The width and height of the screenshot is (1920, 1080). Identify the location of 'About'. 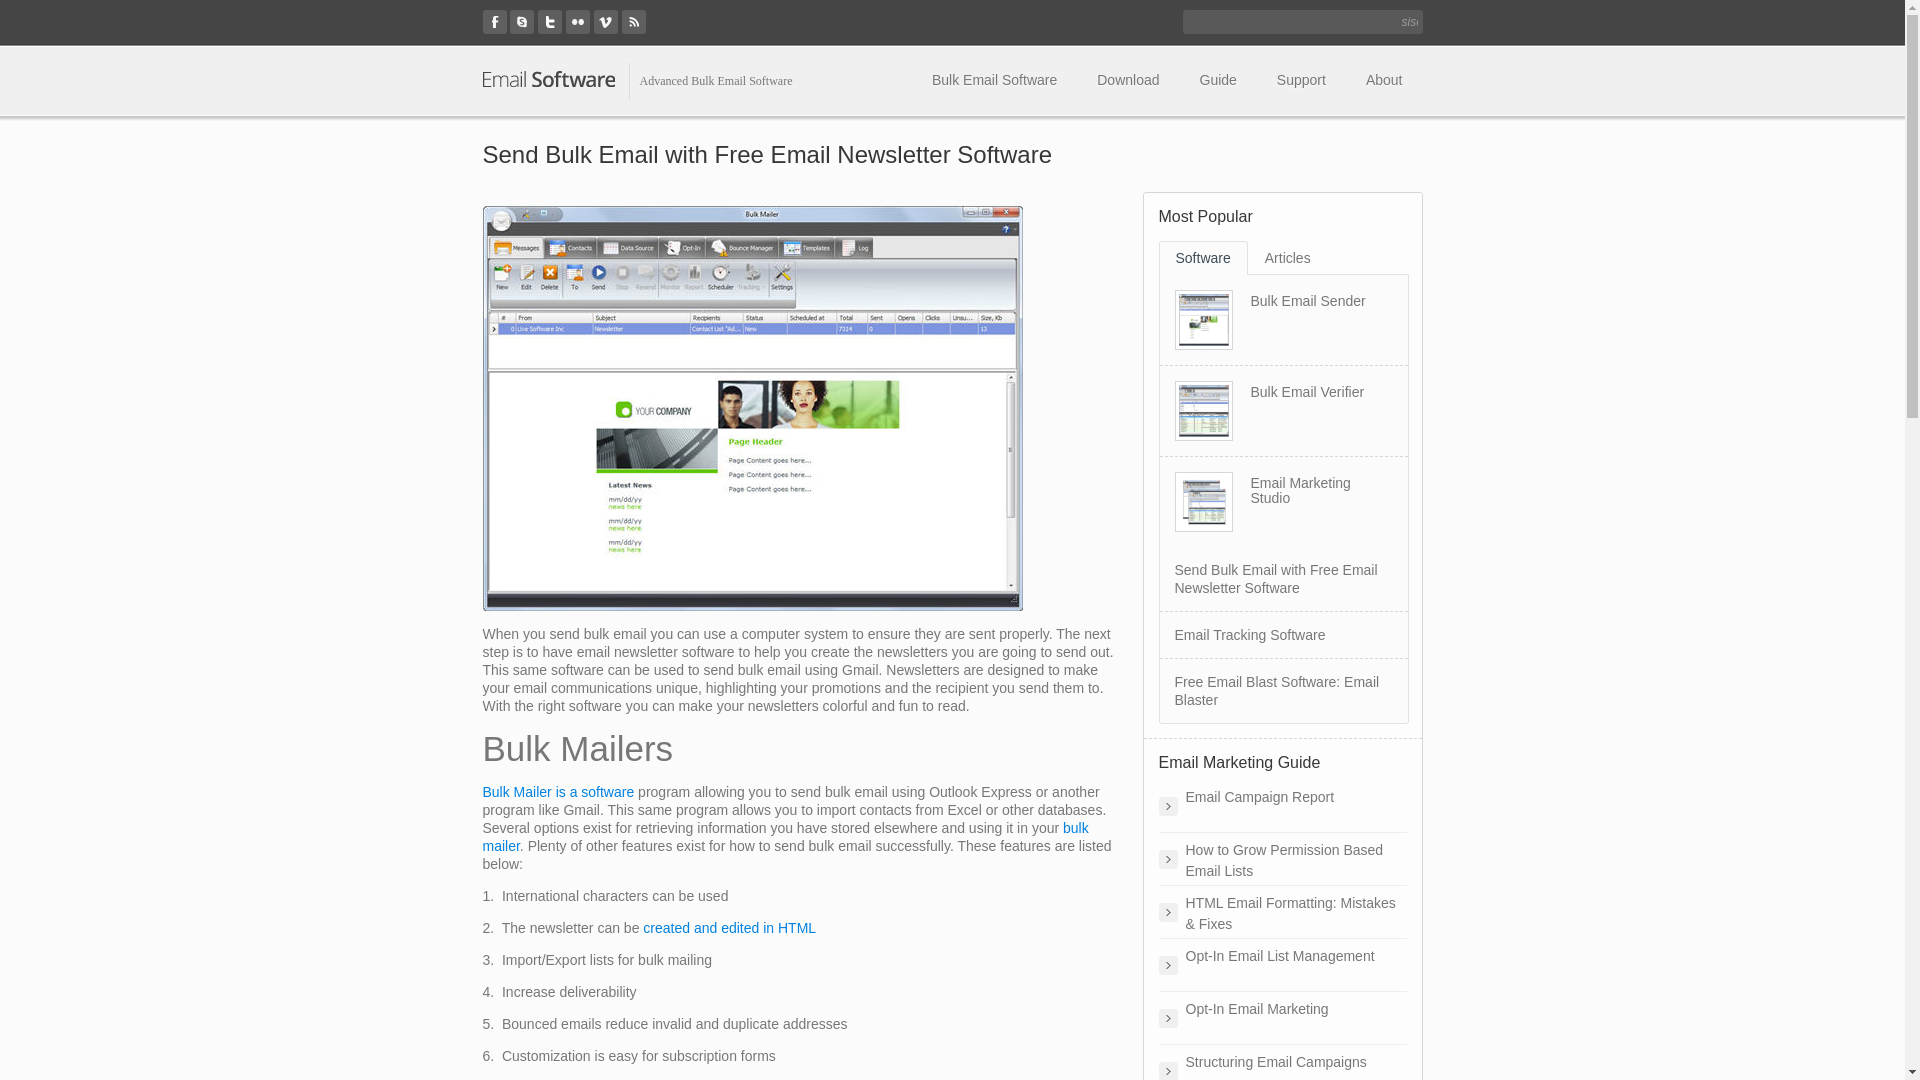
(1345, 79).